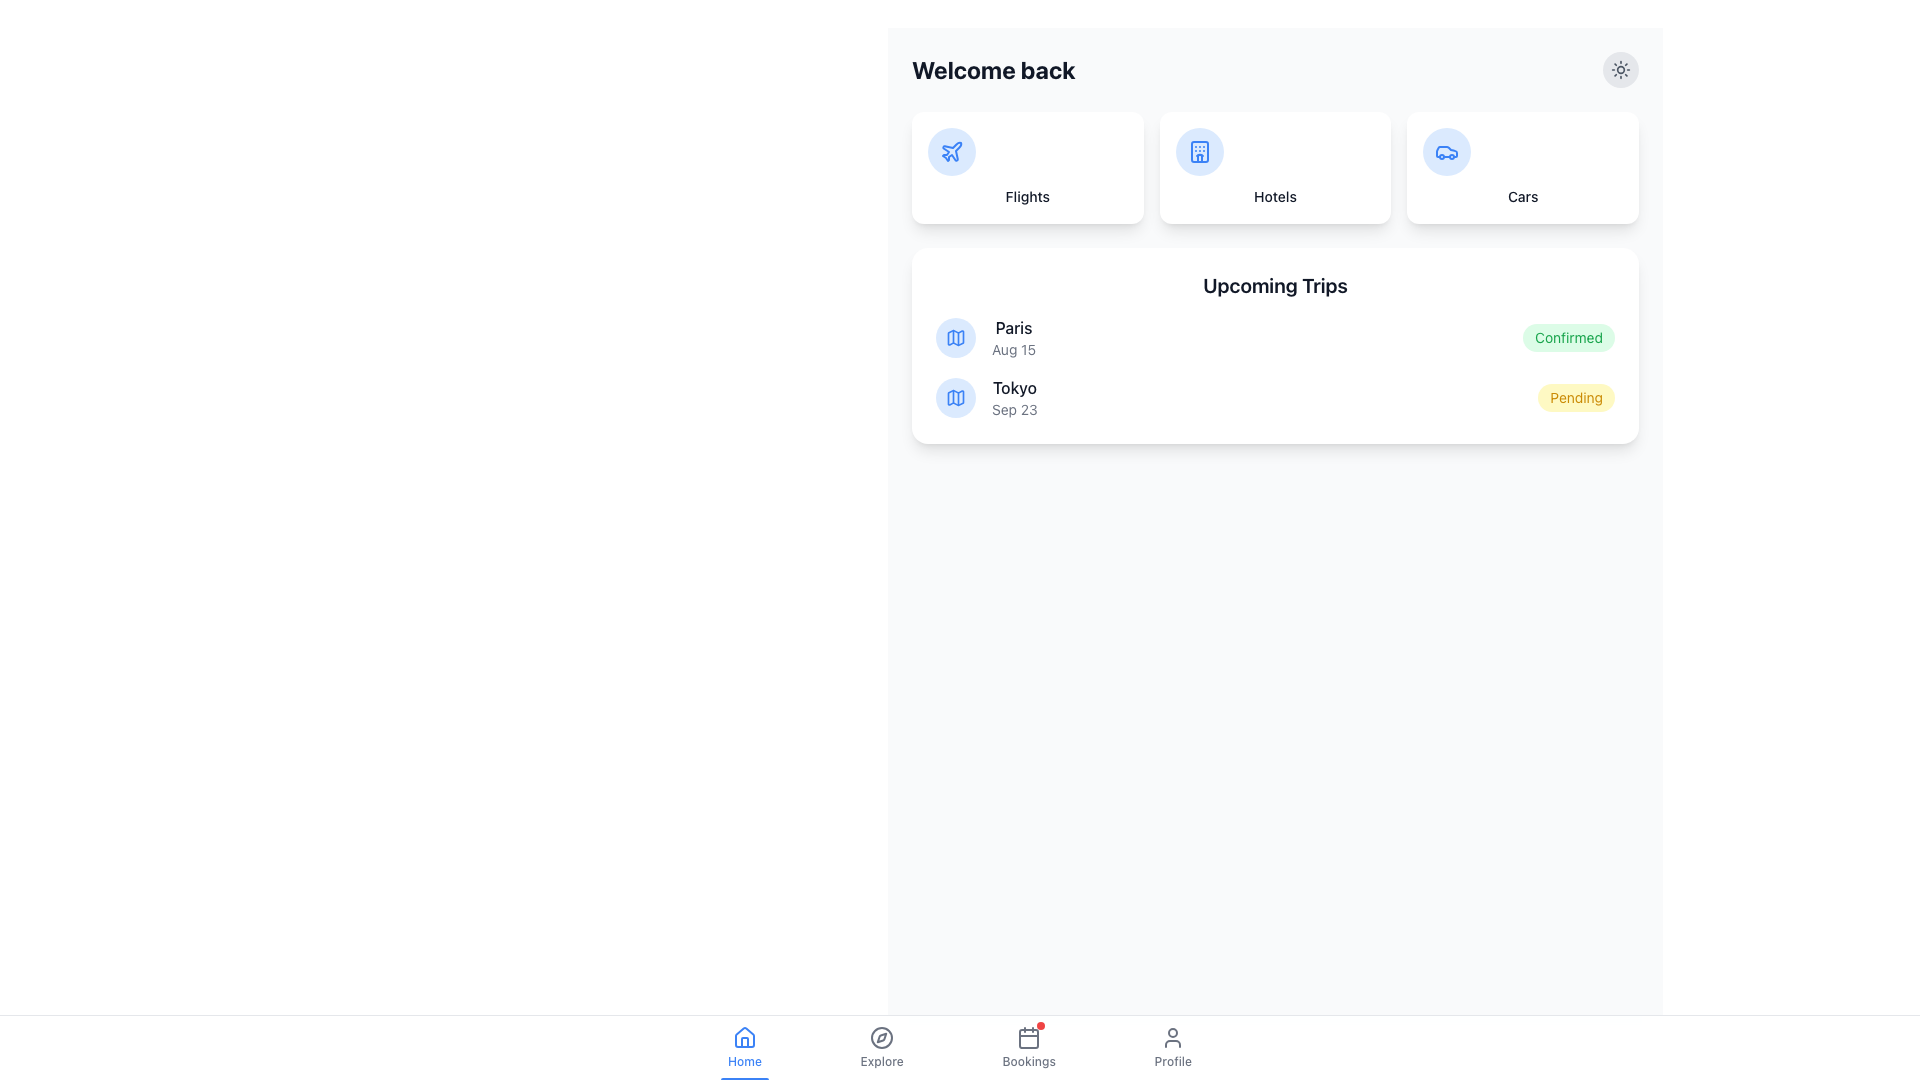 The height and width of the screenshot is (1080, 1920). Describe the element at coordinates (986, 397) in the screenshot. I see `the informational list item for the scheduled trip to Tokyo on September 23` at that location.